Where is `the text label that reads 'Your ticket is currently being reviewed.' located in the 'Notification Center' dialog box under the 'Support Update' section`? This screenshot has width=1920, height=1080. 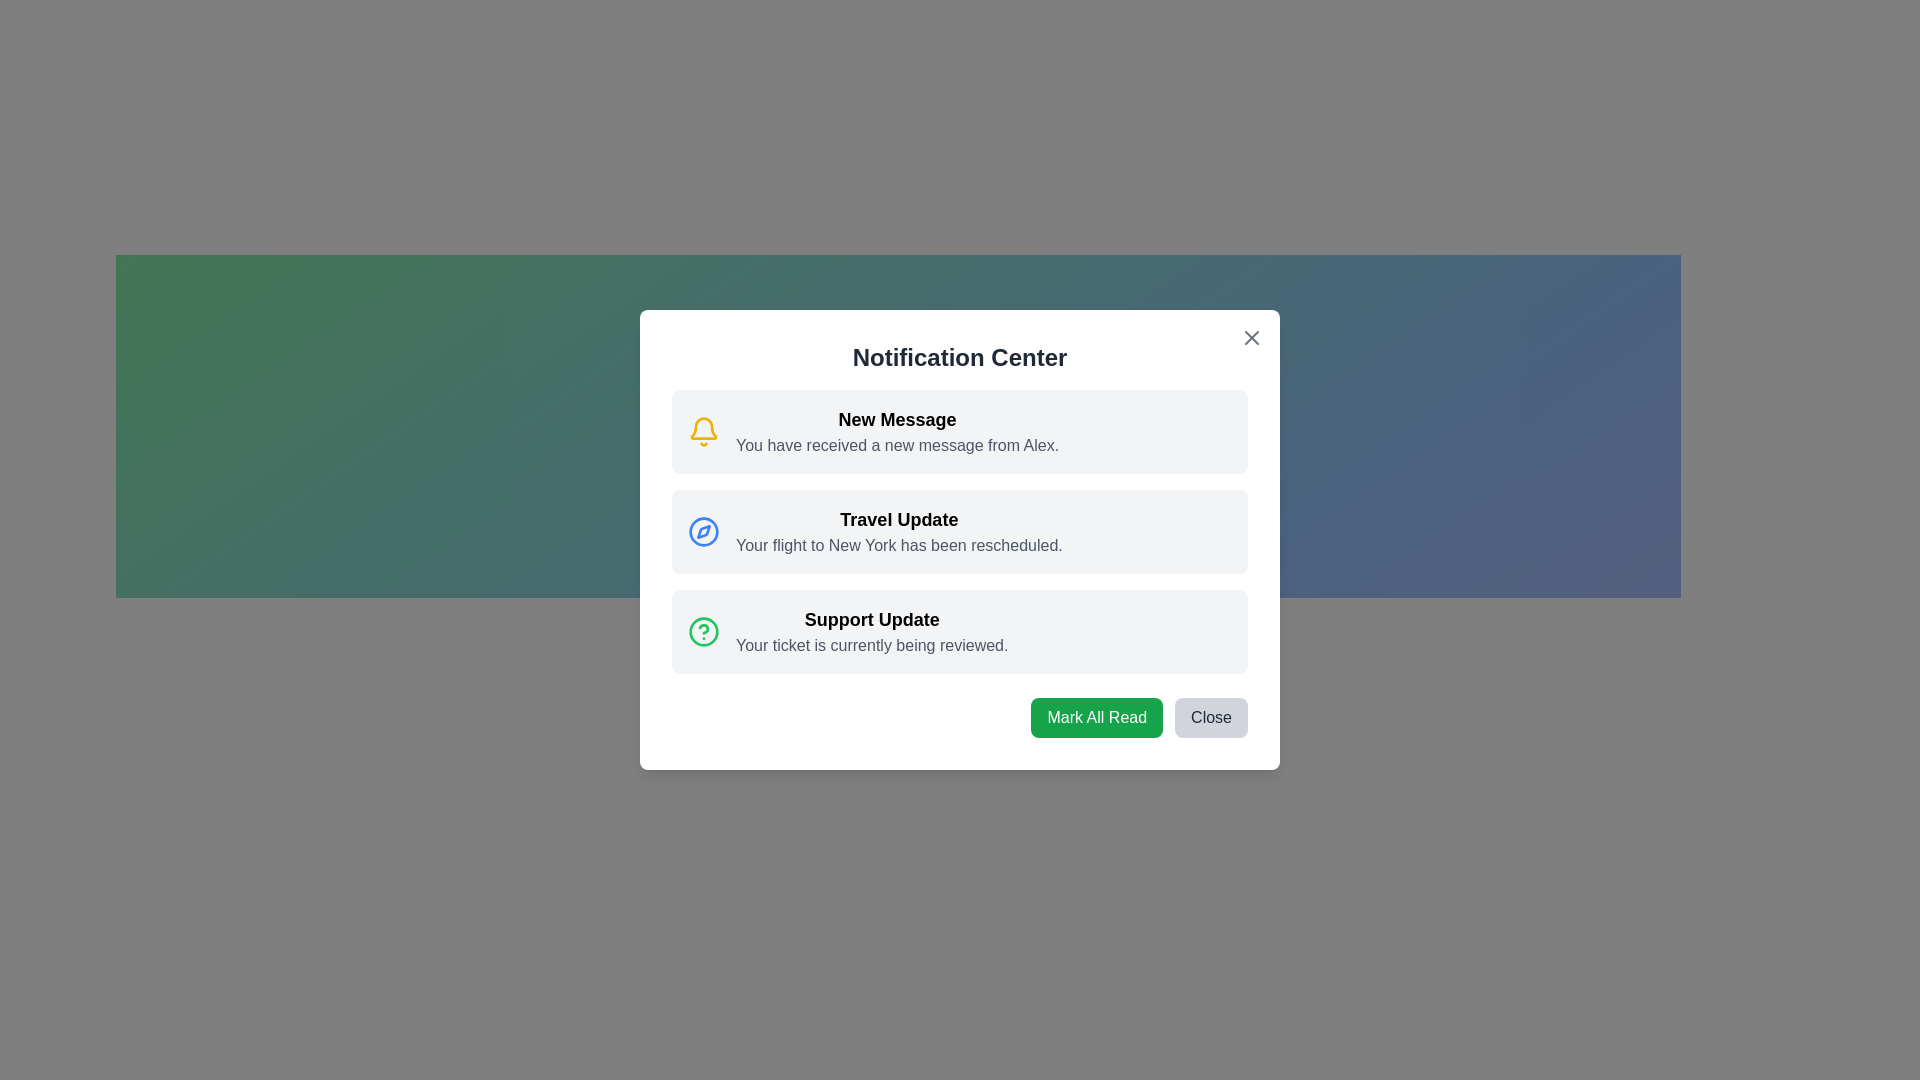
the text label that reads 'Your ticket is currently being reviewed.' located in the 'Notification Center' dialog box under the 'Support Update' section is located at coordinates (872, 645).